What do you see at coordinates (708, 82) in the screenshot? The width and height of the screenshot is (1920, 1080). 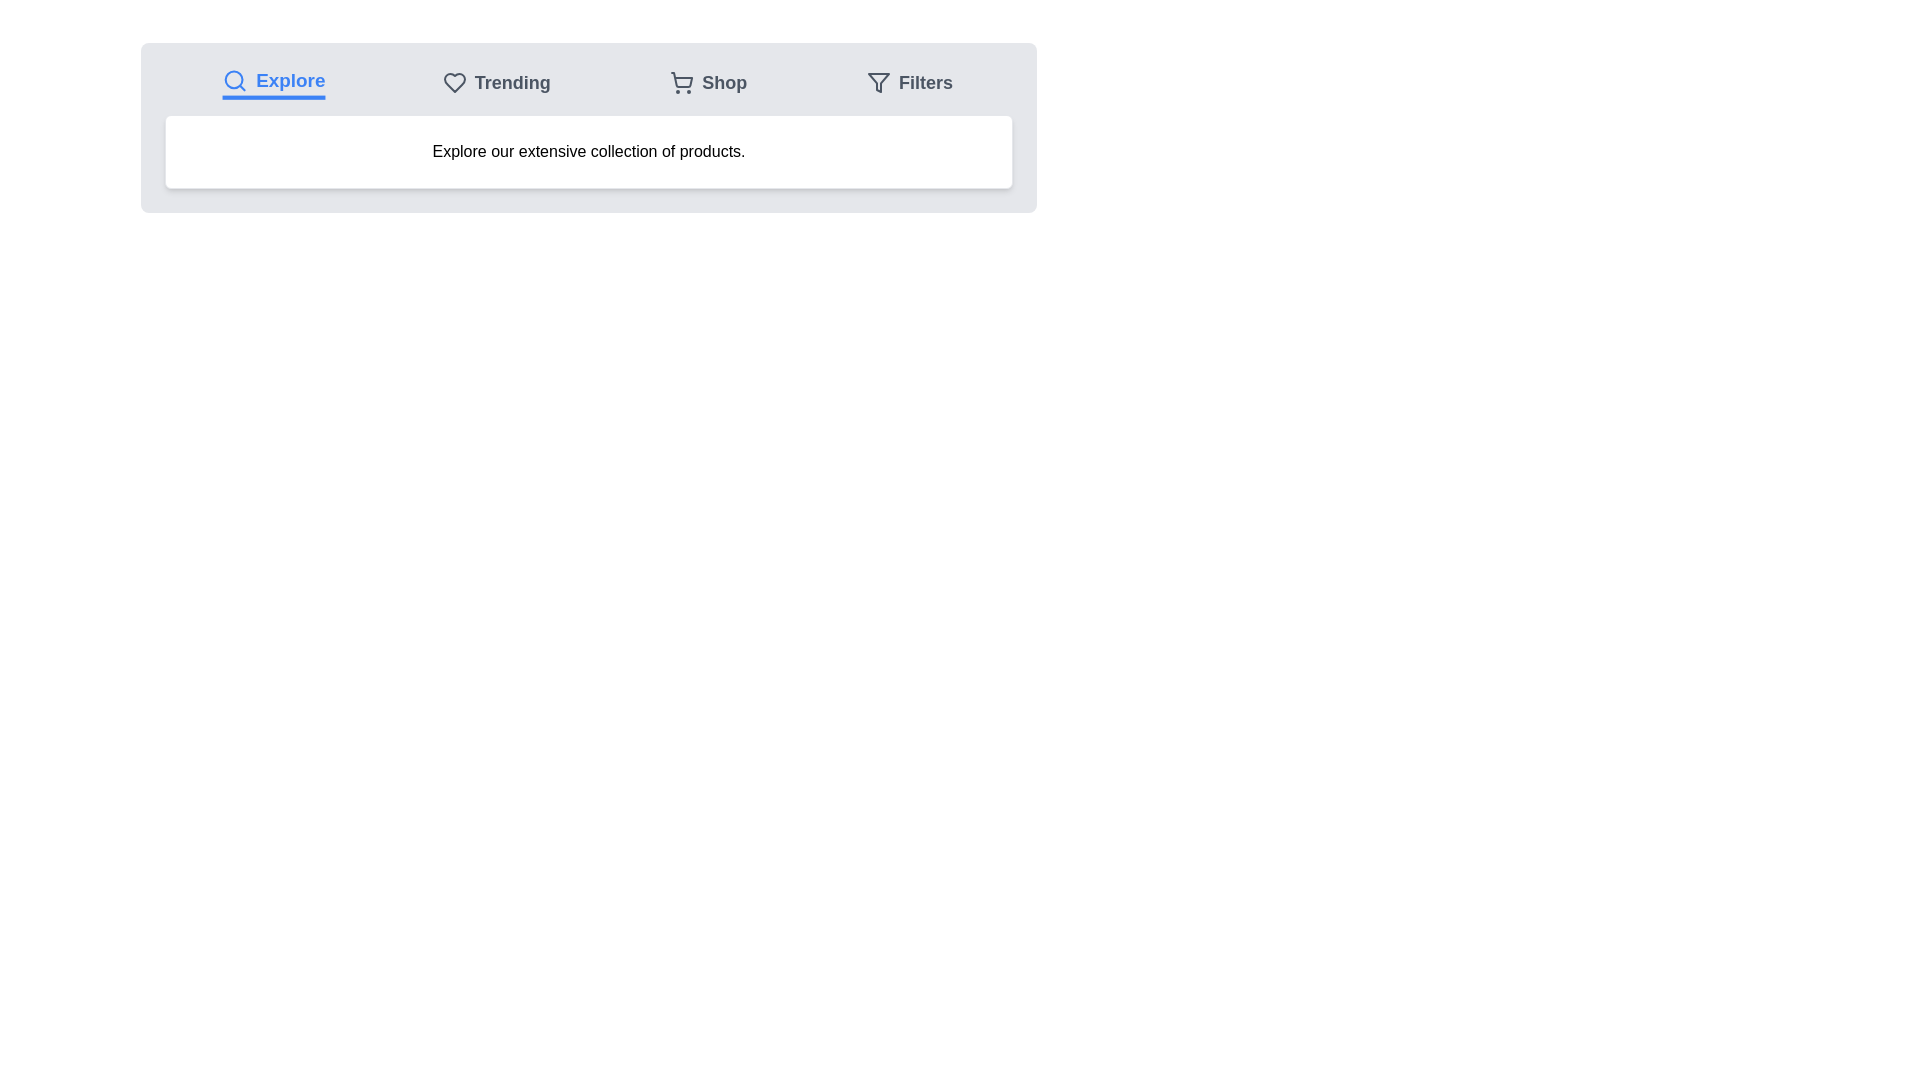 I see `the tab labeled 'Shop' to navigate to its content` at bounding box center [708, 82].